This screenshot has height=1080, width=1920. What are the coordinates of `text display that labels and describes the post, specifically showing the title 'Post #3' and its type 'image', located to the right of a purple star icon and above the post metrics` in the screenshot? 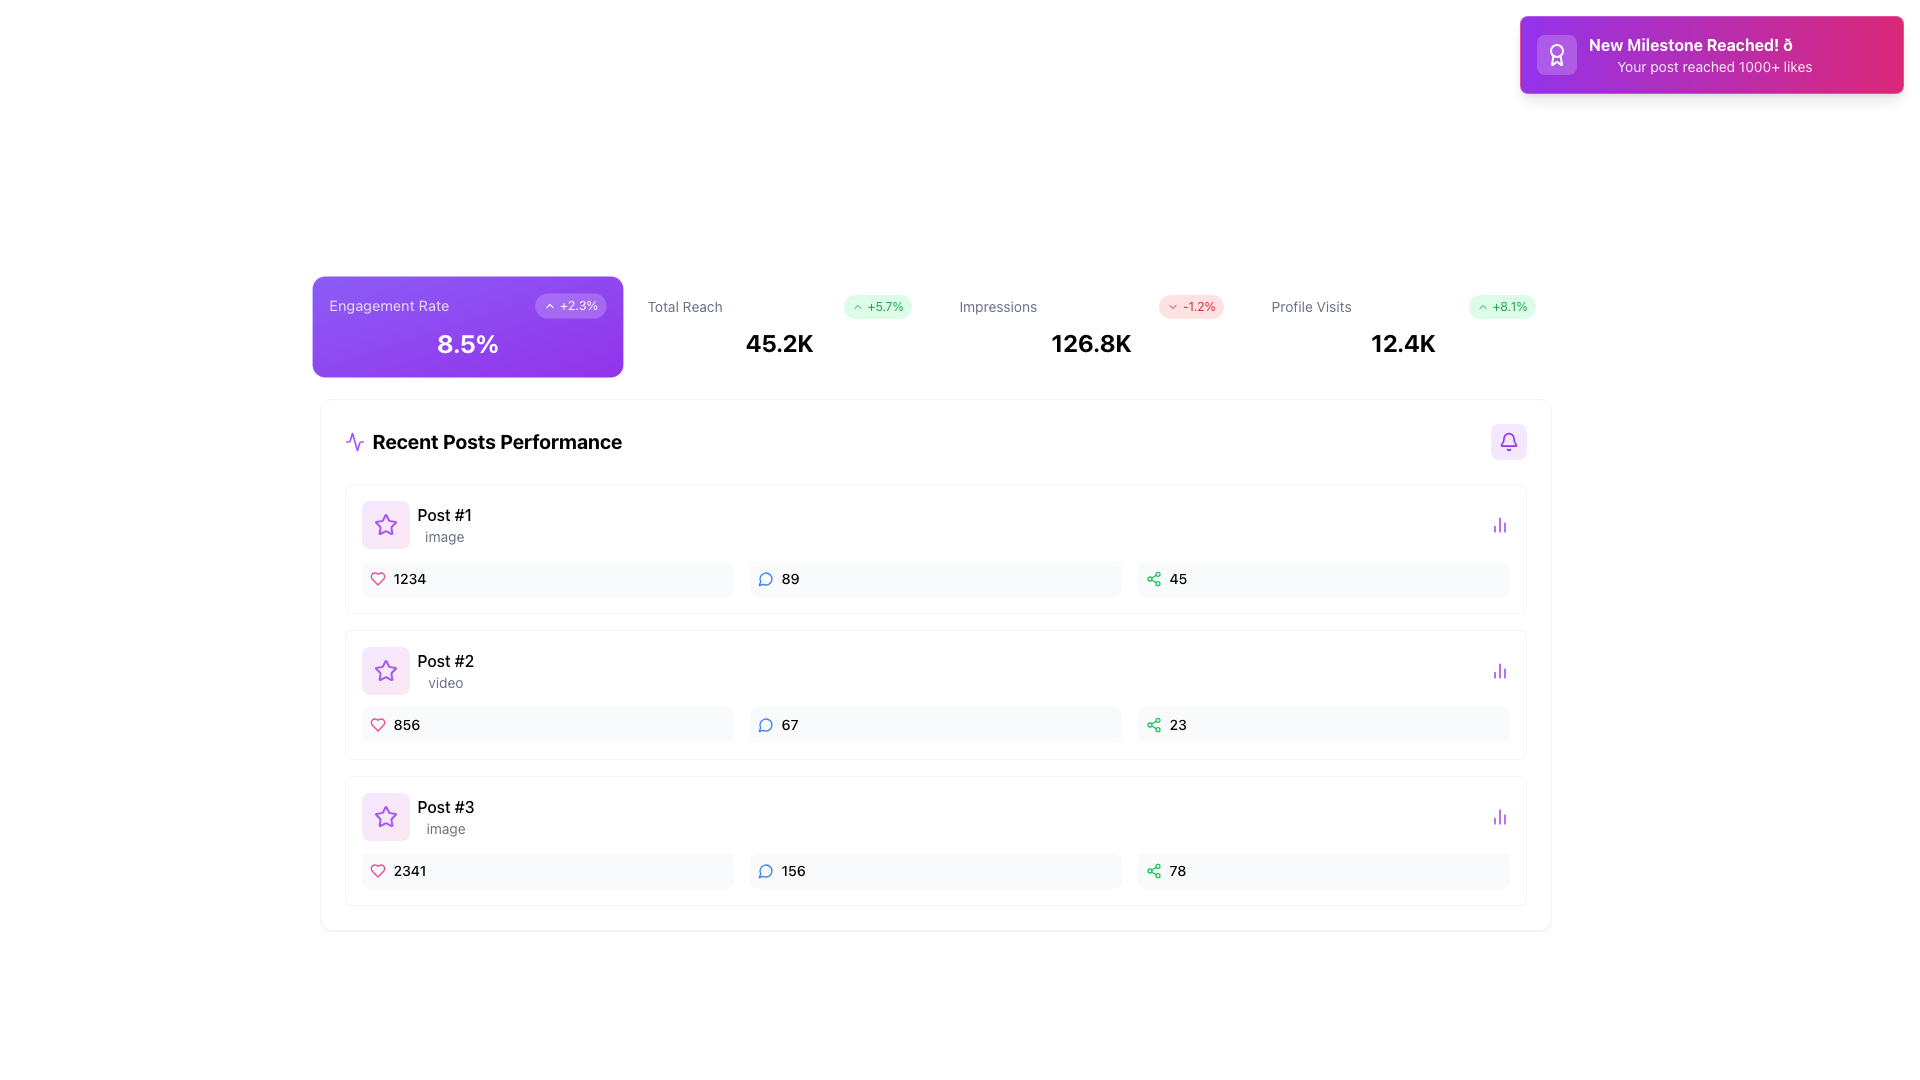 It's located at (445, 817).